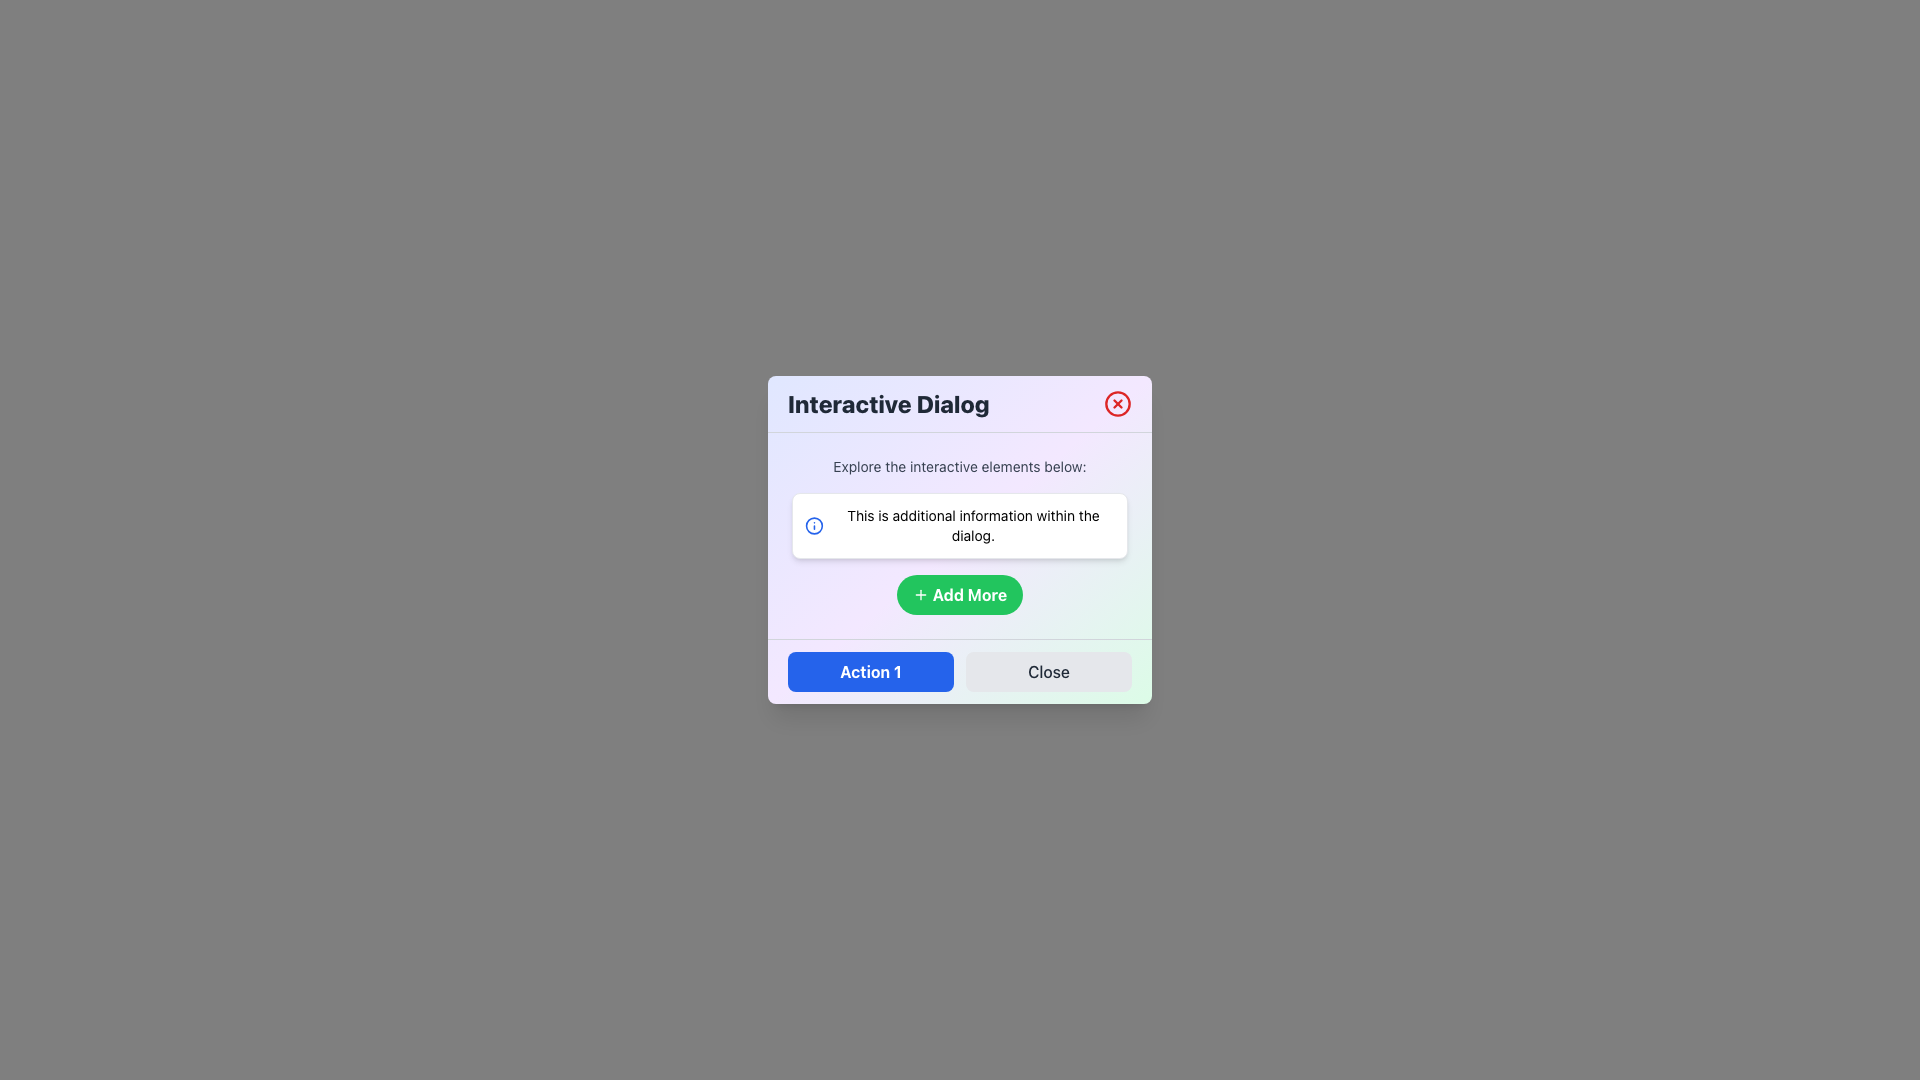 This screenshot has height=1080, width=1920. Describe the element at coordinates (969, 593) in the screenshot. I see `the 'Add More' button, which is a text label styled with bold white text on a green background, located centrally at the bottom of the dialog interface` at that location.